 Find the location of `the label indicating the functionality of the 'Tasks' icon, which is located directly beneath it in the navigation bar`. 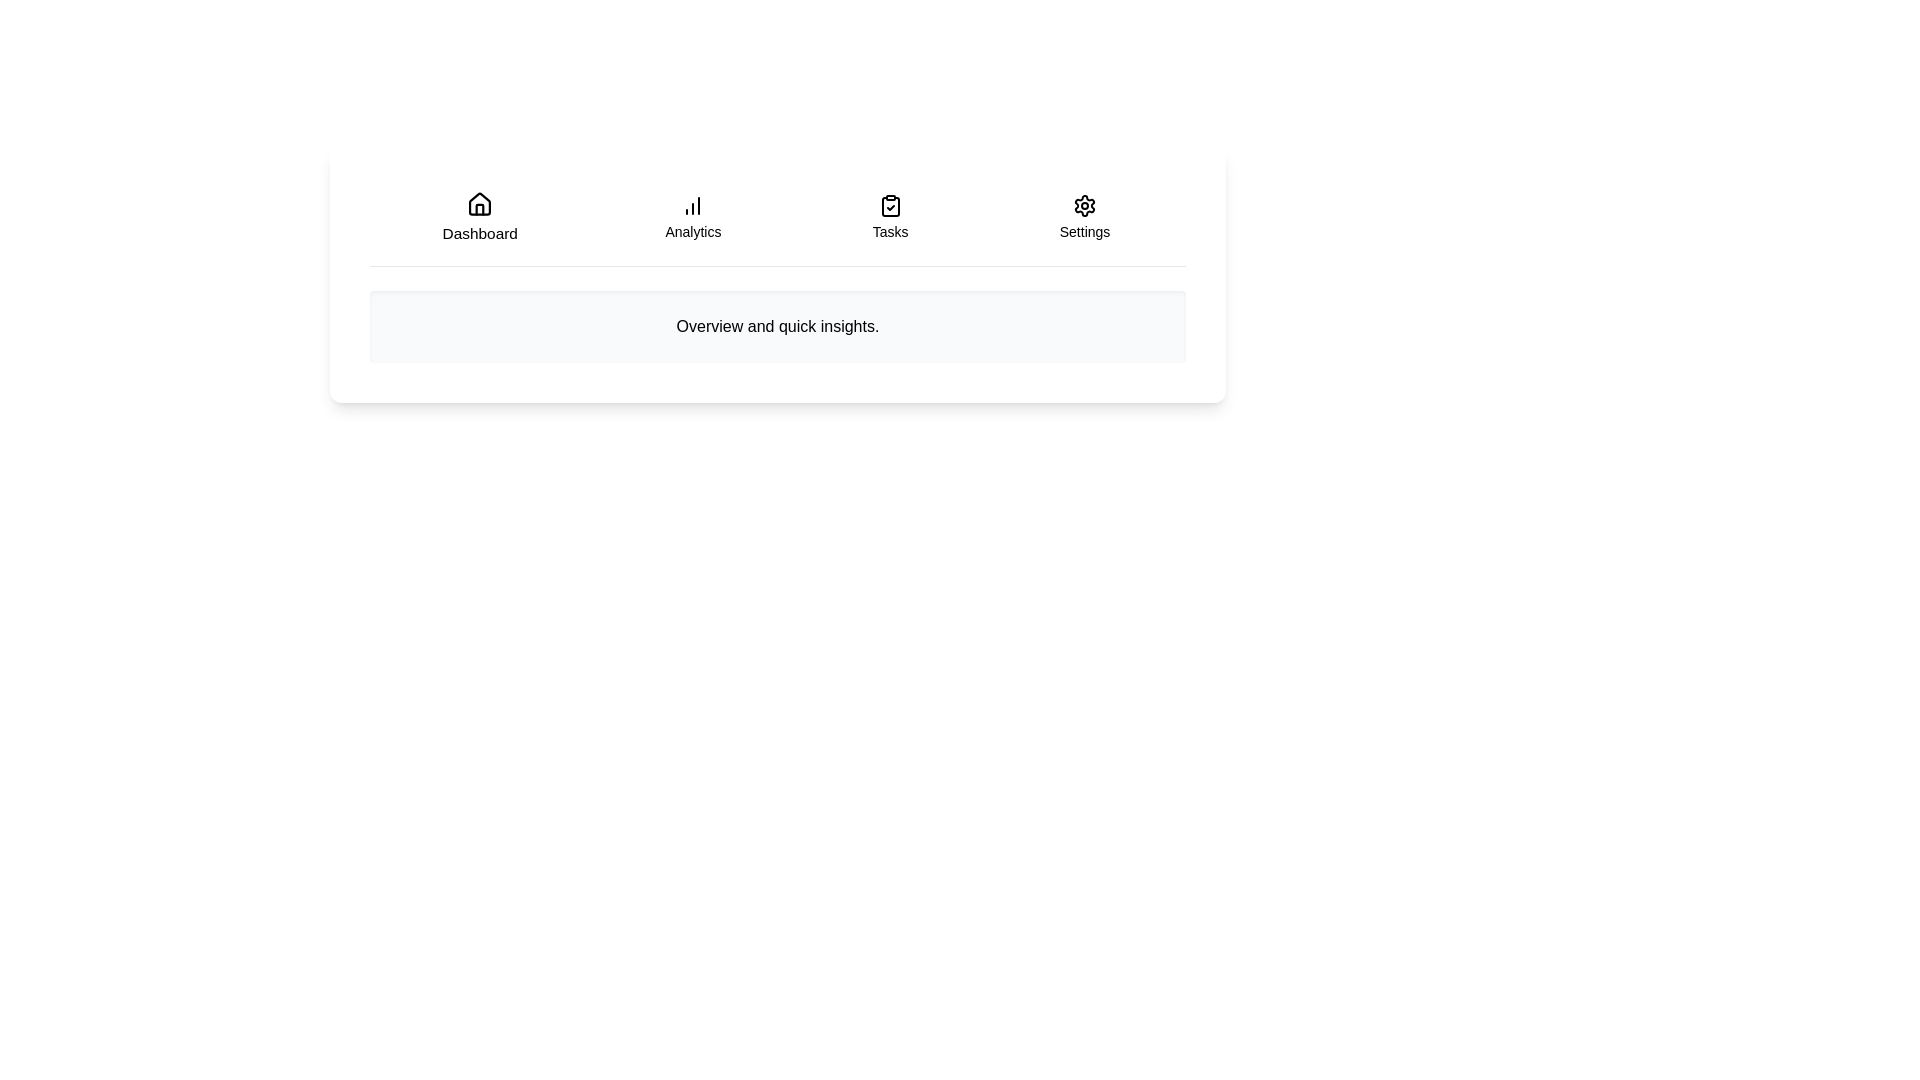

the label indicating the functionality of the 'Tasks' icon, which is located directly beneath it in the navigation bar is located at coordinates (889, 230).